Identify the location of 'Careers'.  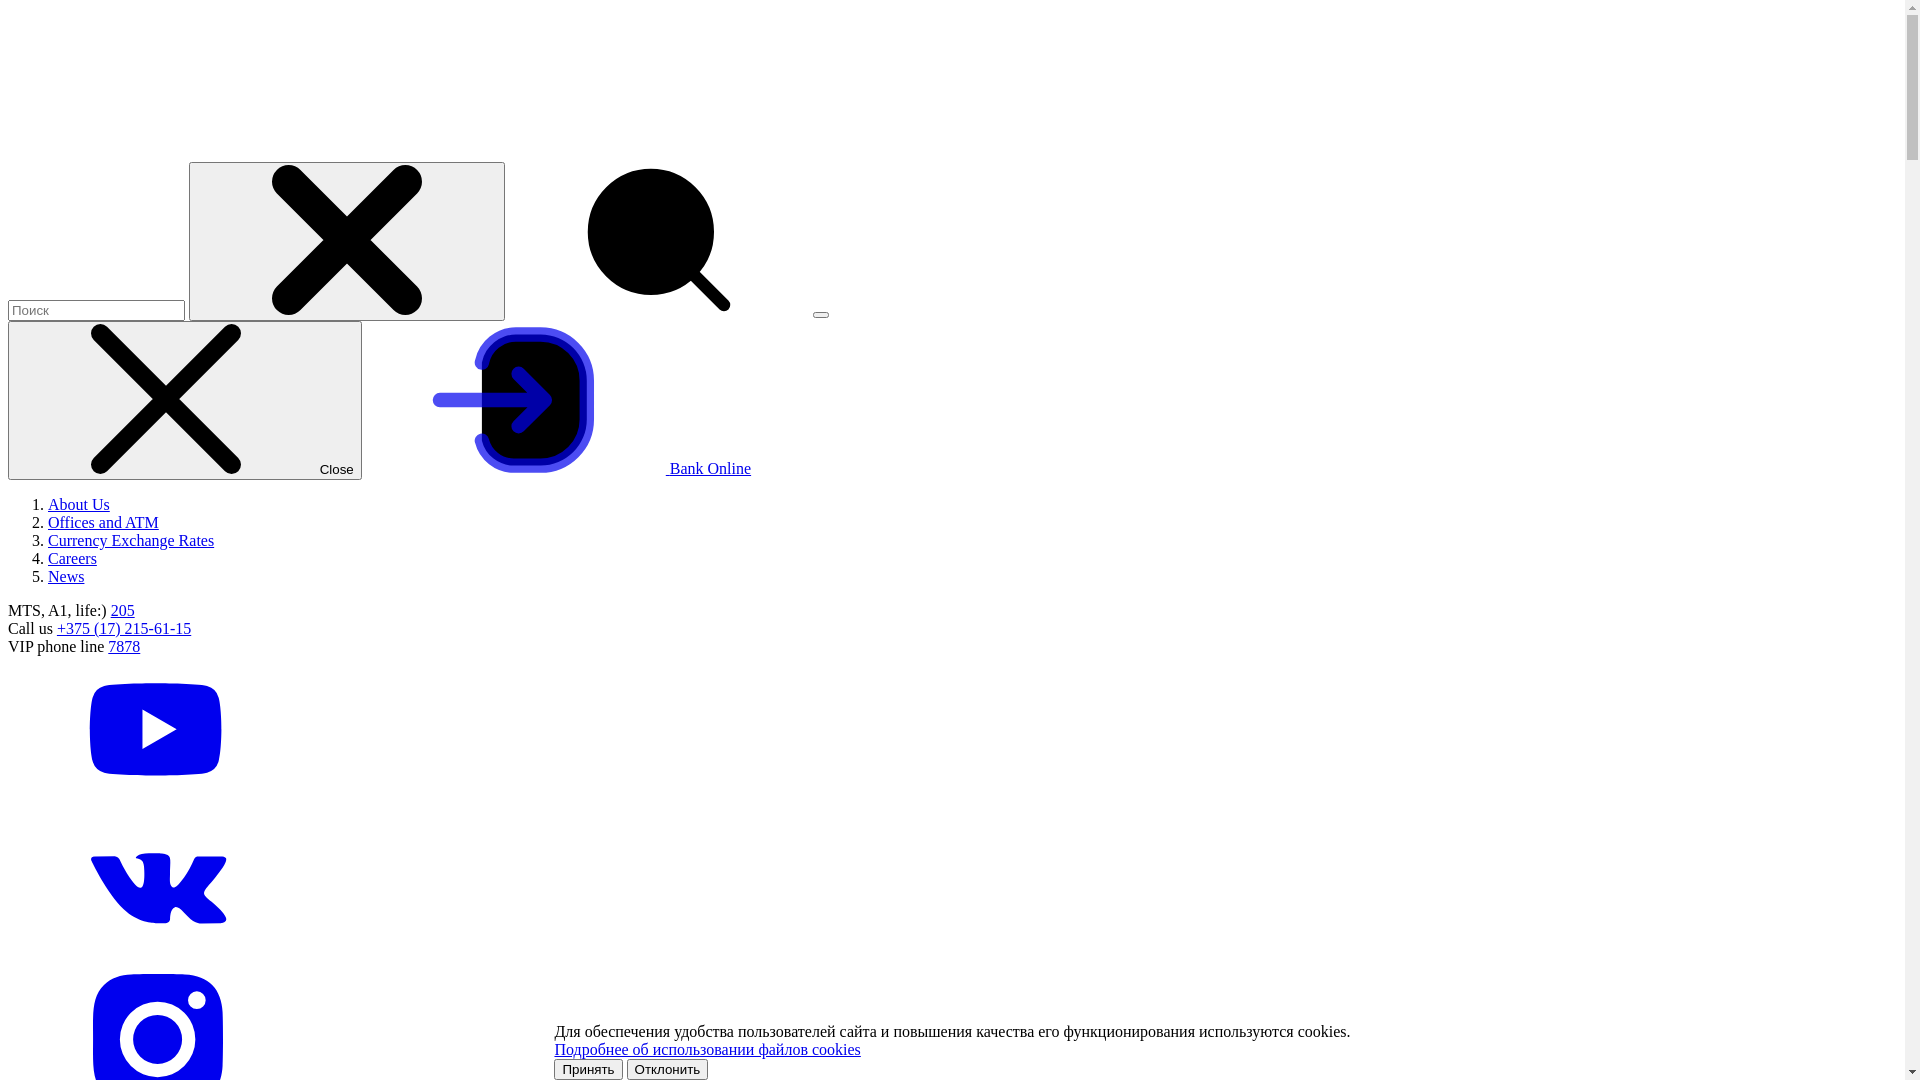
(72, 558).